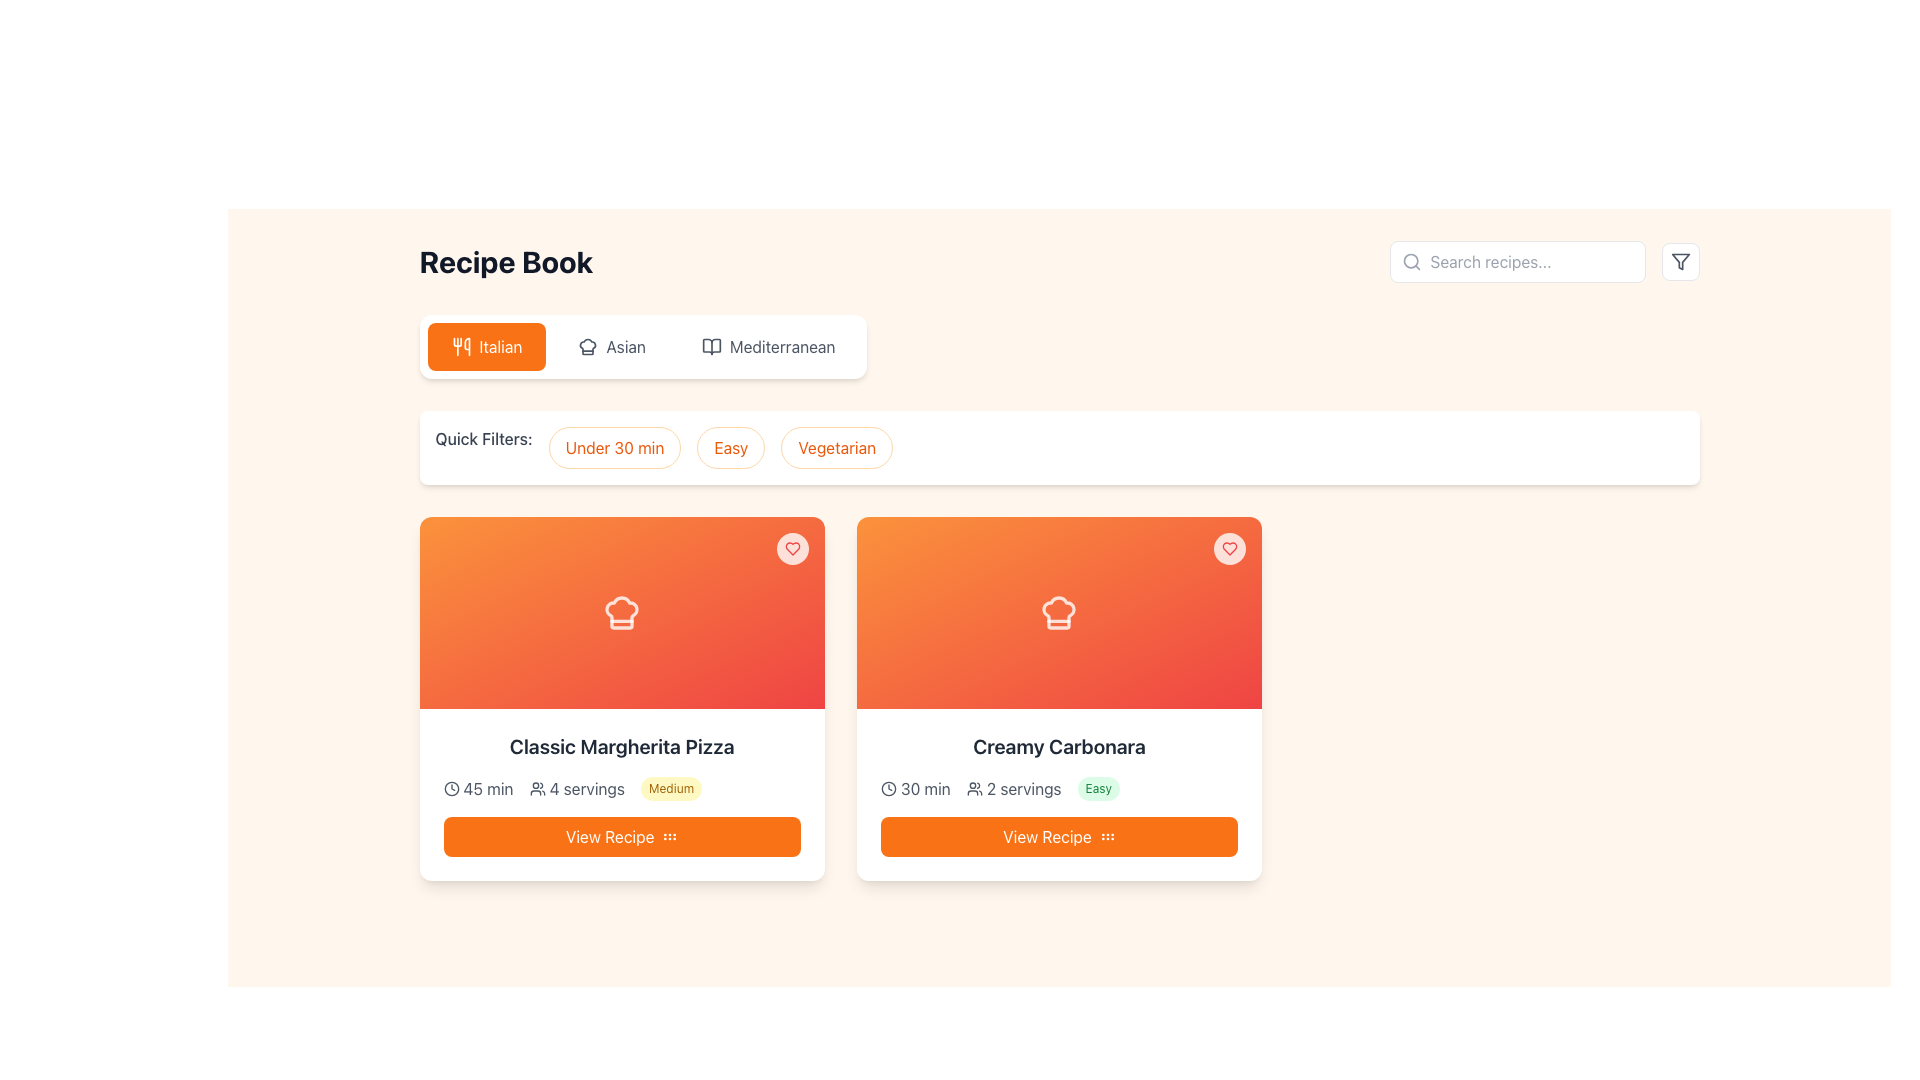 This screenshot has width=1920, height=1080. I want to click on the icon depicting two stylized people outlines, located to the left of the text '2 servings' in the 'Creamy Carbonara' card, so click(974, 788).